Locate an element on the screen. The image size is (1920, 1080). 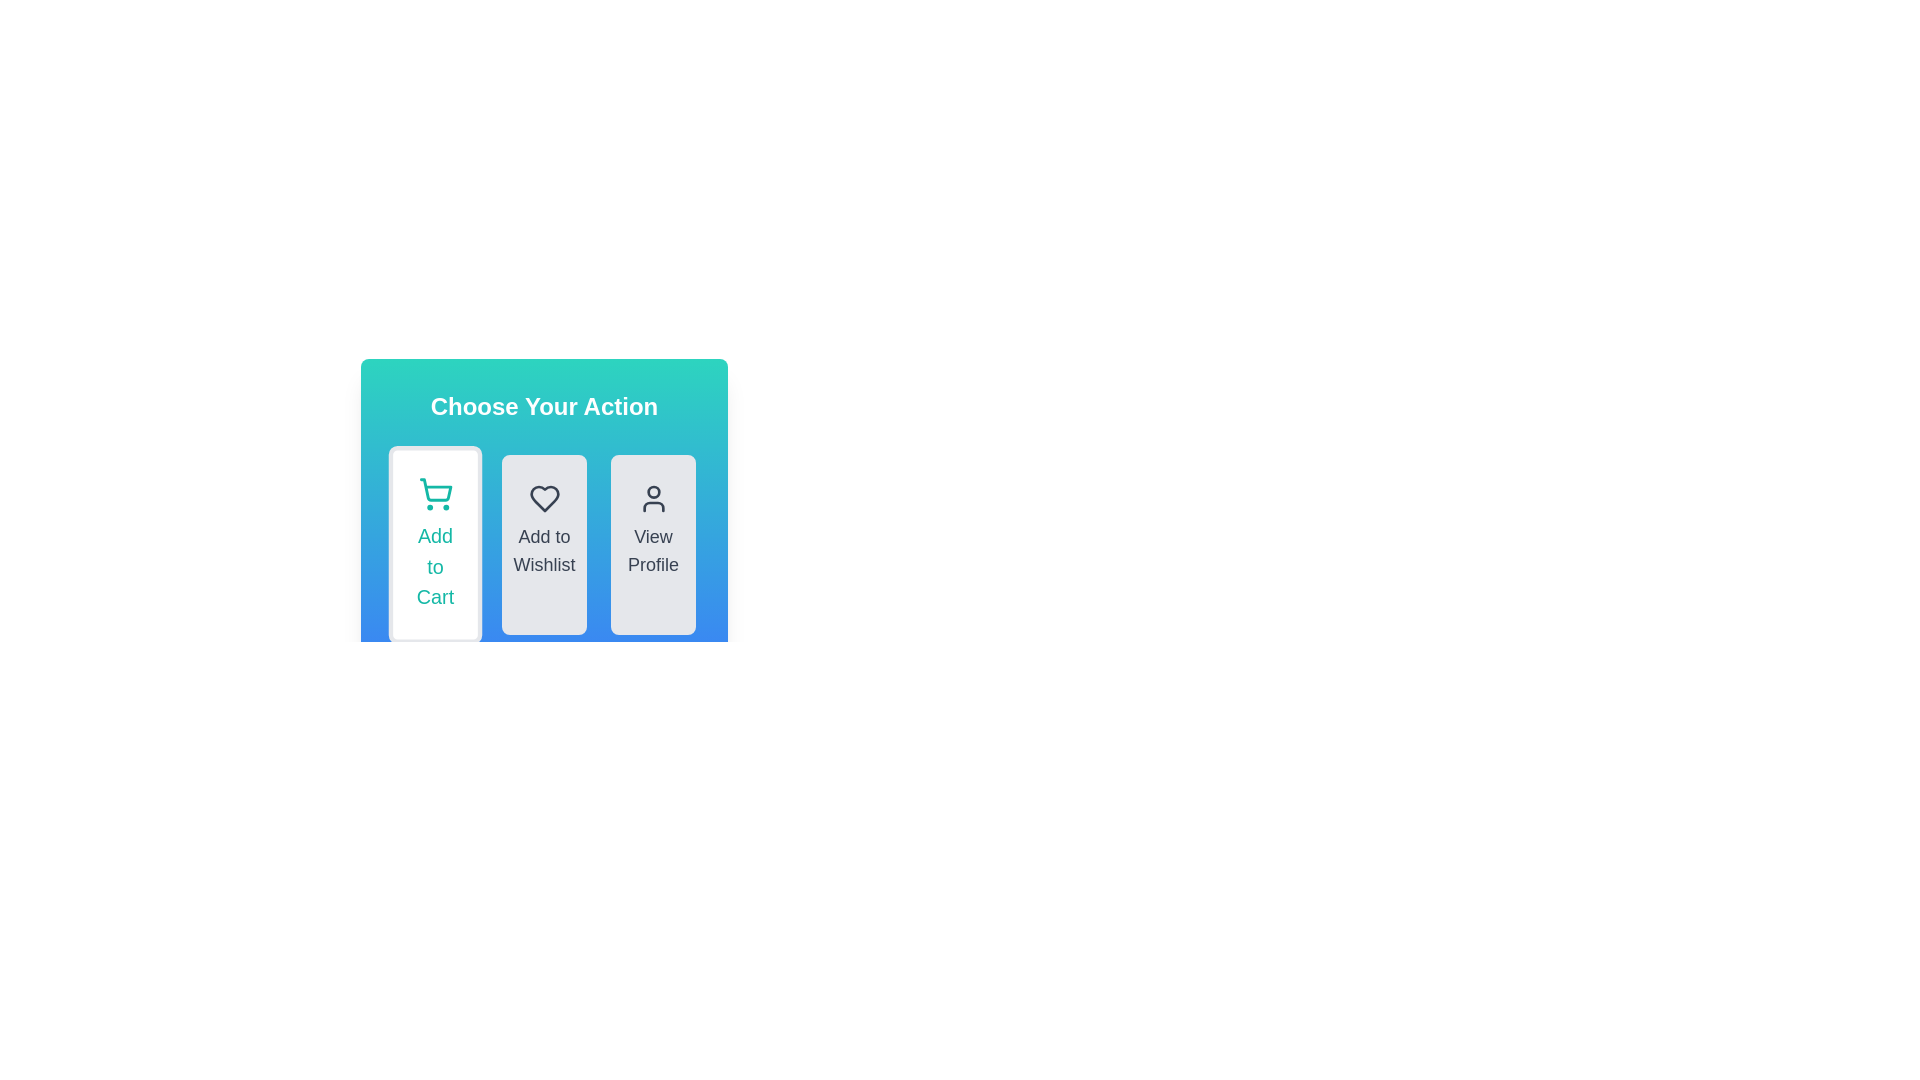
the vector graphic icon that visually represents adding an item to the user's wishlist, located at the center of the 'Add to Wishlist' button is located at coordinates (544, 497).